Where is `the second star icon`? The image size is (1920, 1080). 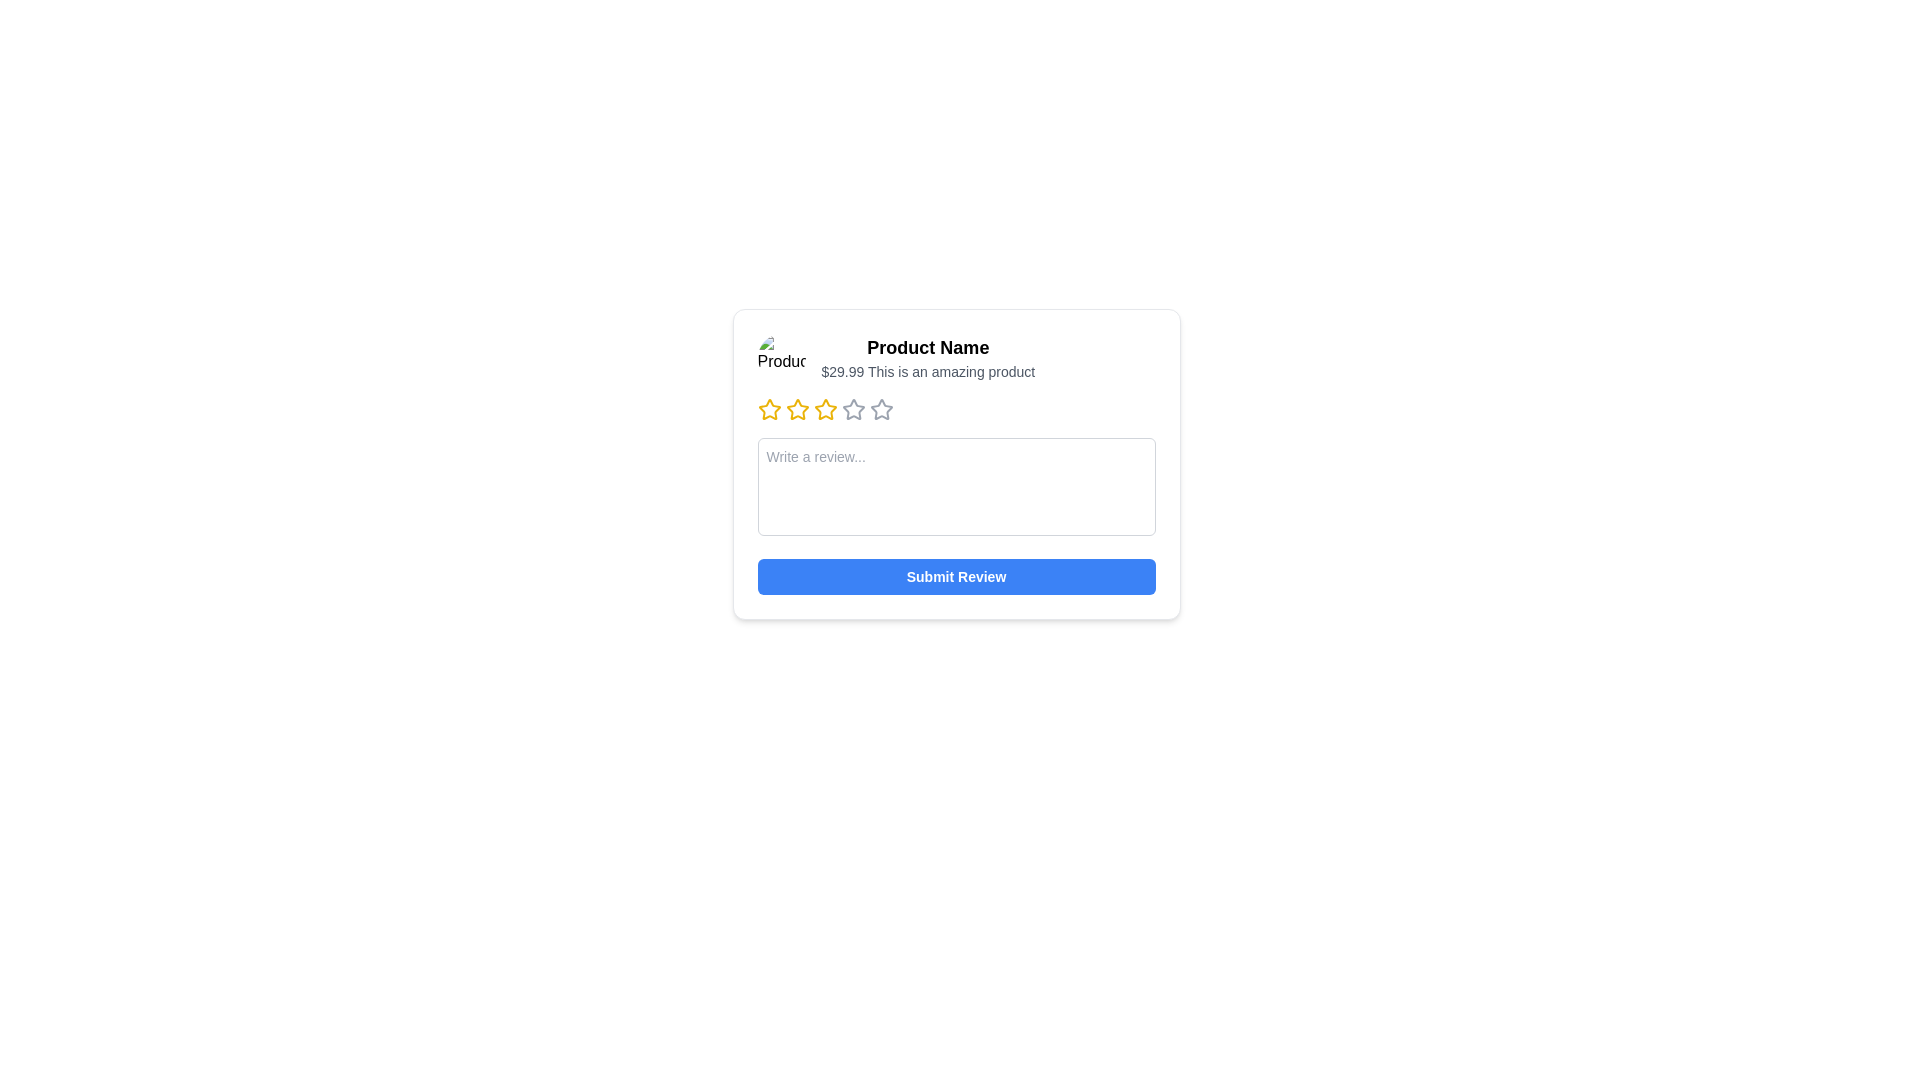
the second star icon is located at coordinates (796, 408).